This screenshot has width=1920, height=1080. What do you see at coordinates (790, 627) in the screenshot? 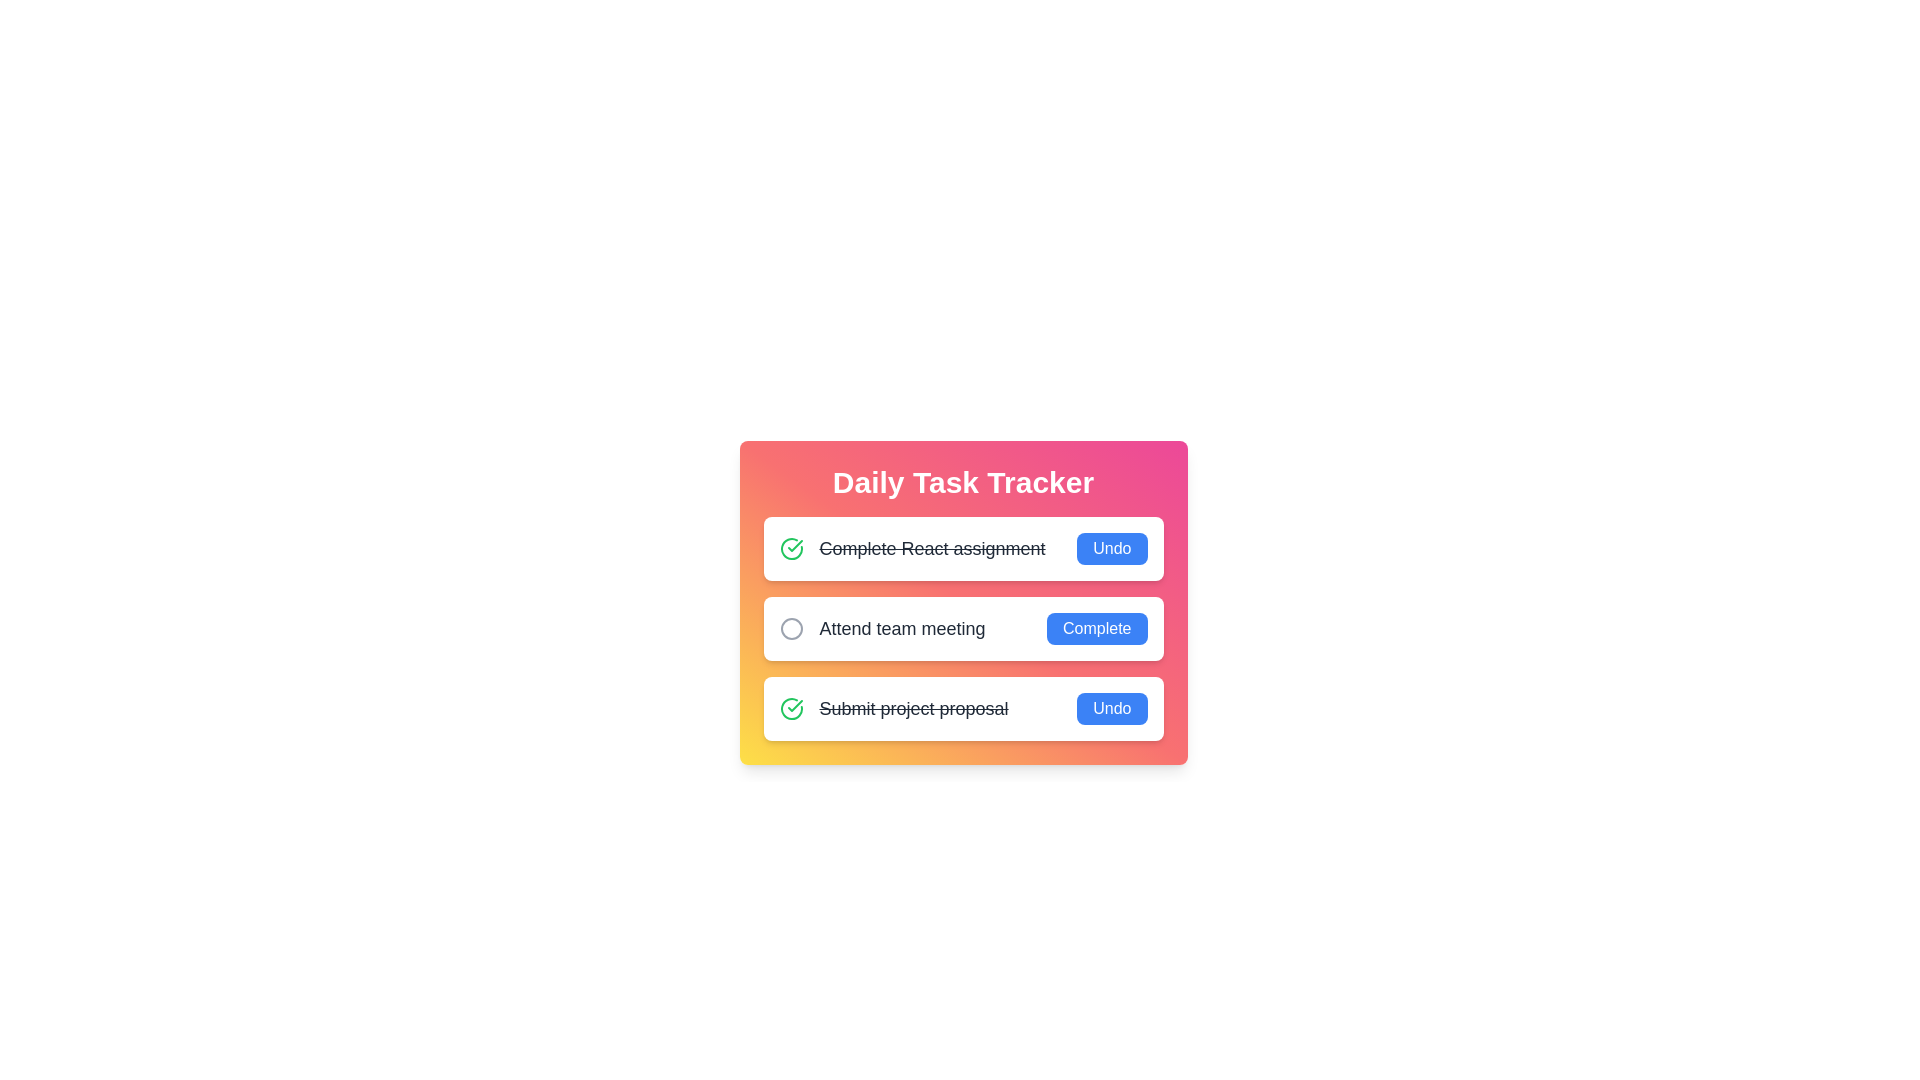
I see `the completion status icon for Attend team meeting` at bounding box center [790, 627].